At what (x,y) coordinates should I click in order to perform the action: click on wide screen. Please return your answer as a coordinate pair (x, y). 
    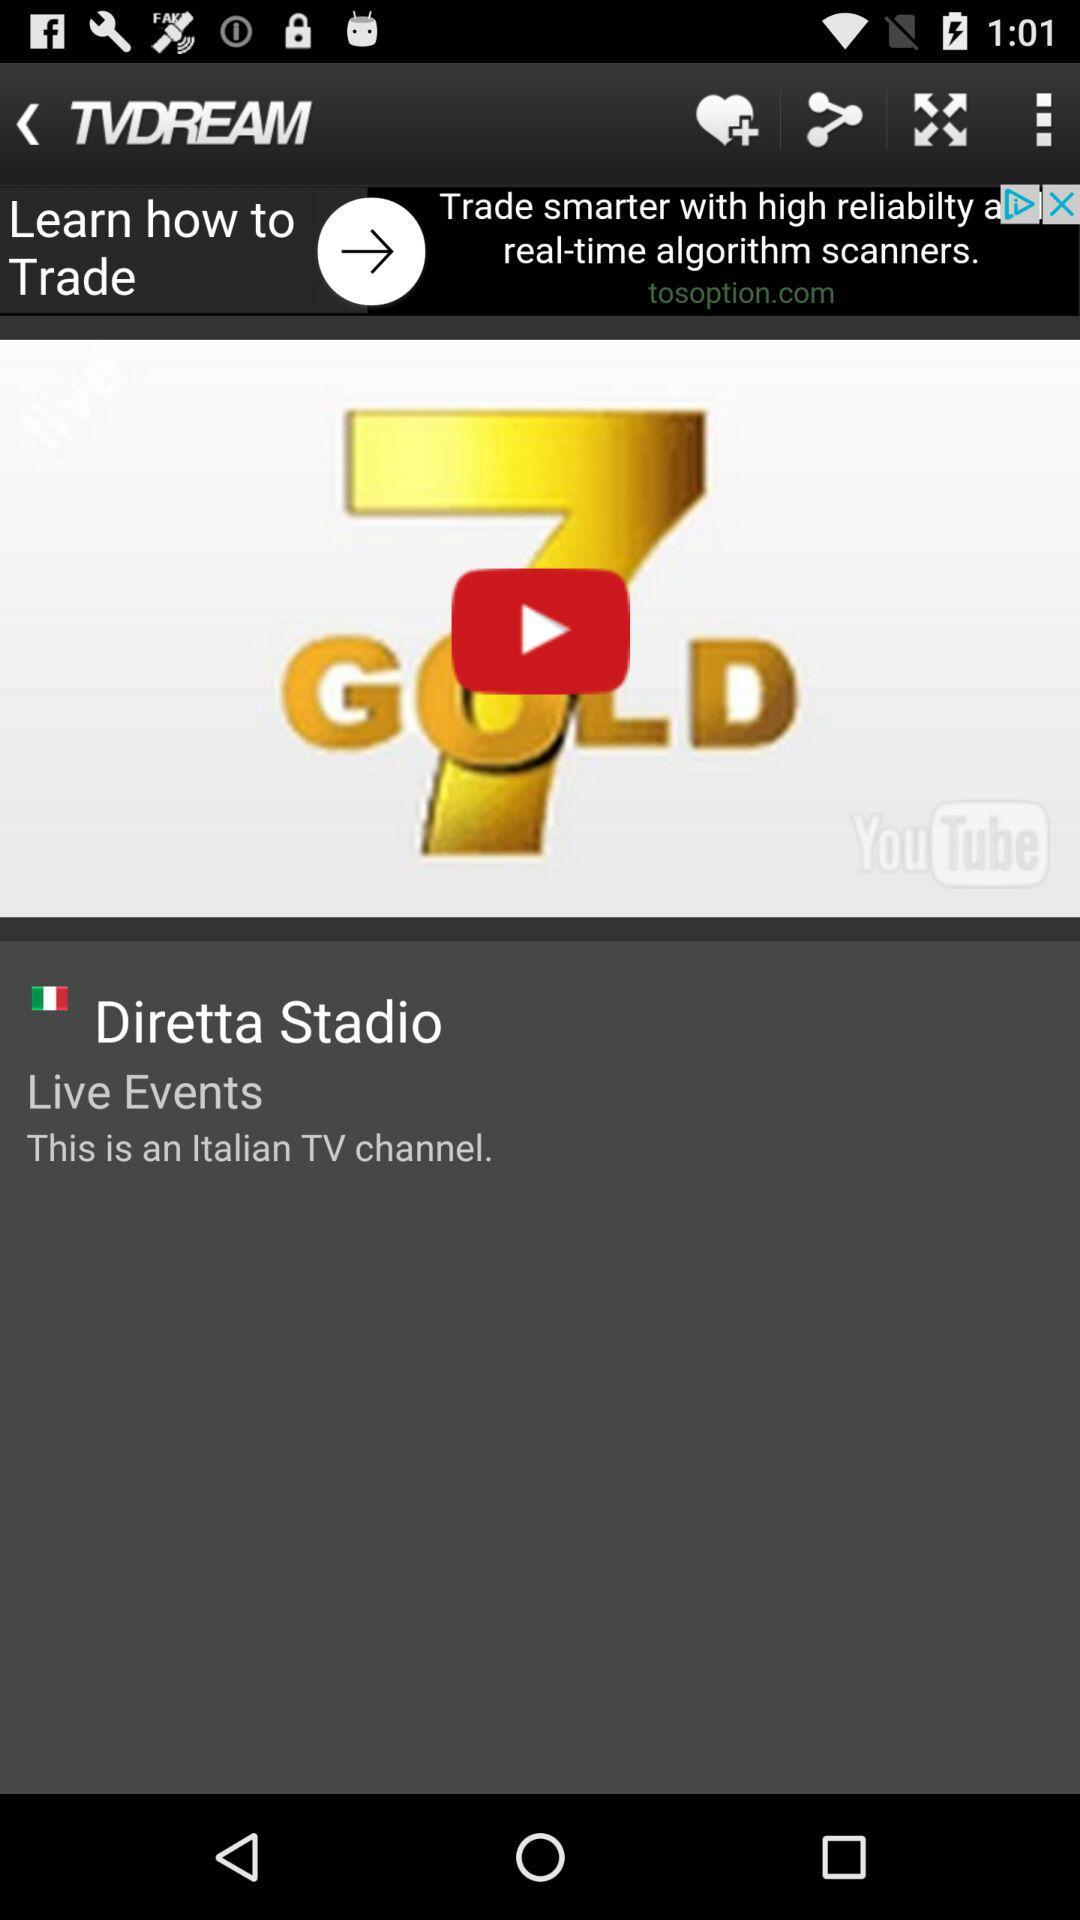
    Looking at the image, I should click on (940, 118).